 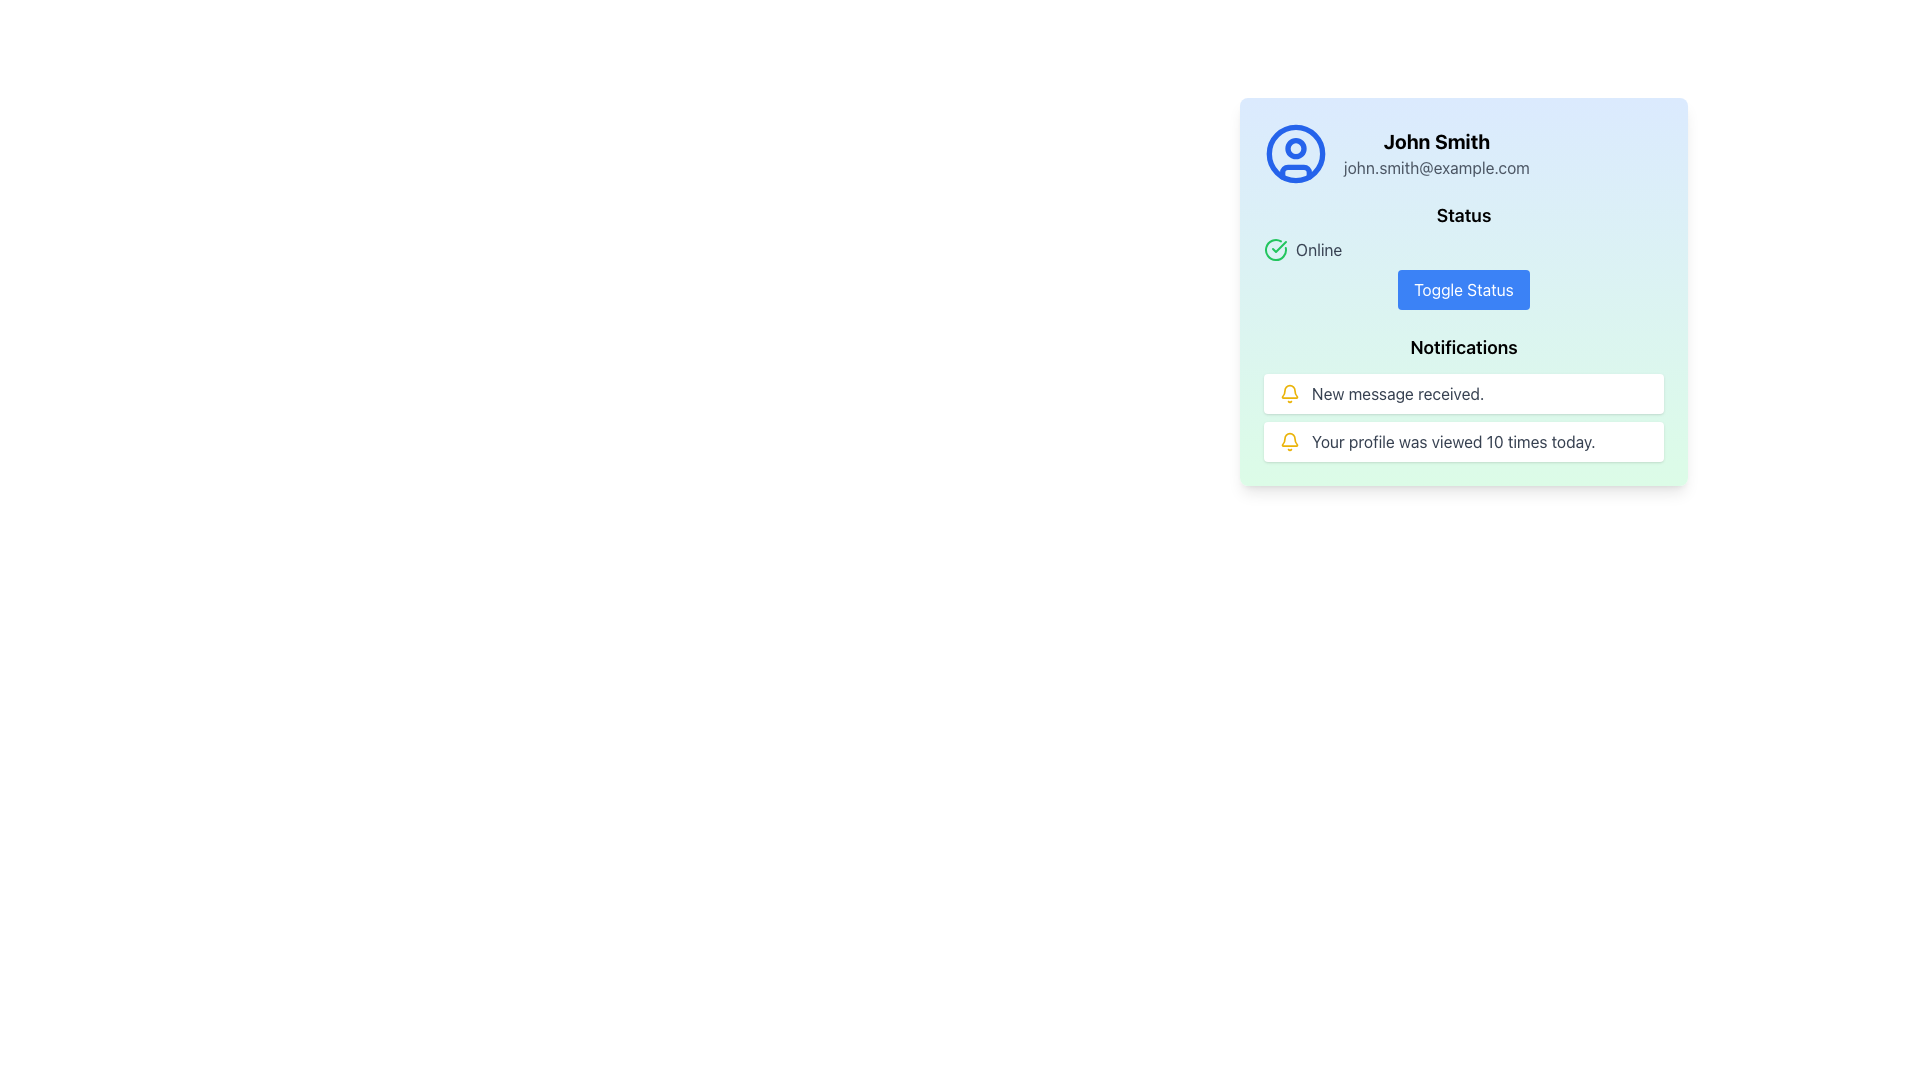 I want to click on the Notification Card displaying 'New message received.' with a yellow bell icon, positioned as the first notification under the 'Notifications' section in the profile card layout, so click(x=1464, y=393).